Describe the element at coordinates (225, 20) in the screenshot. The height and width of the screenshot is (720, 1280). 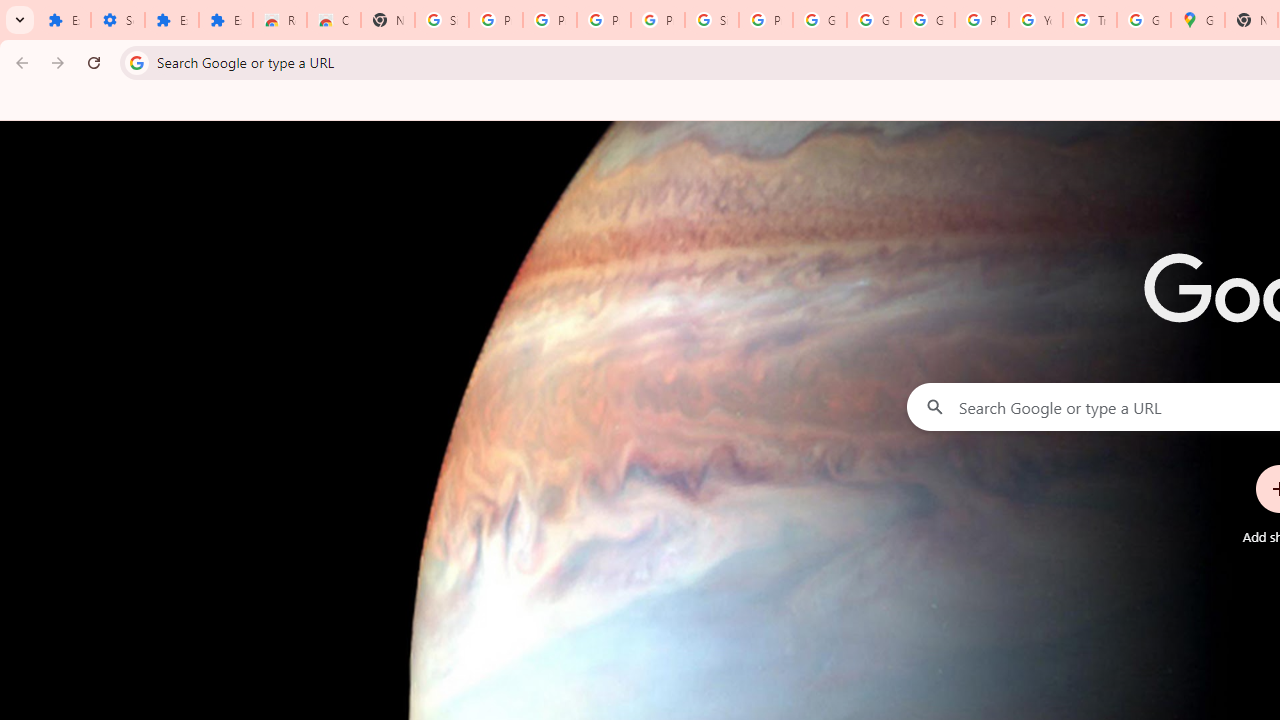
I see `'Extensions'` at that location.